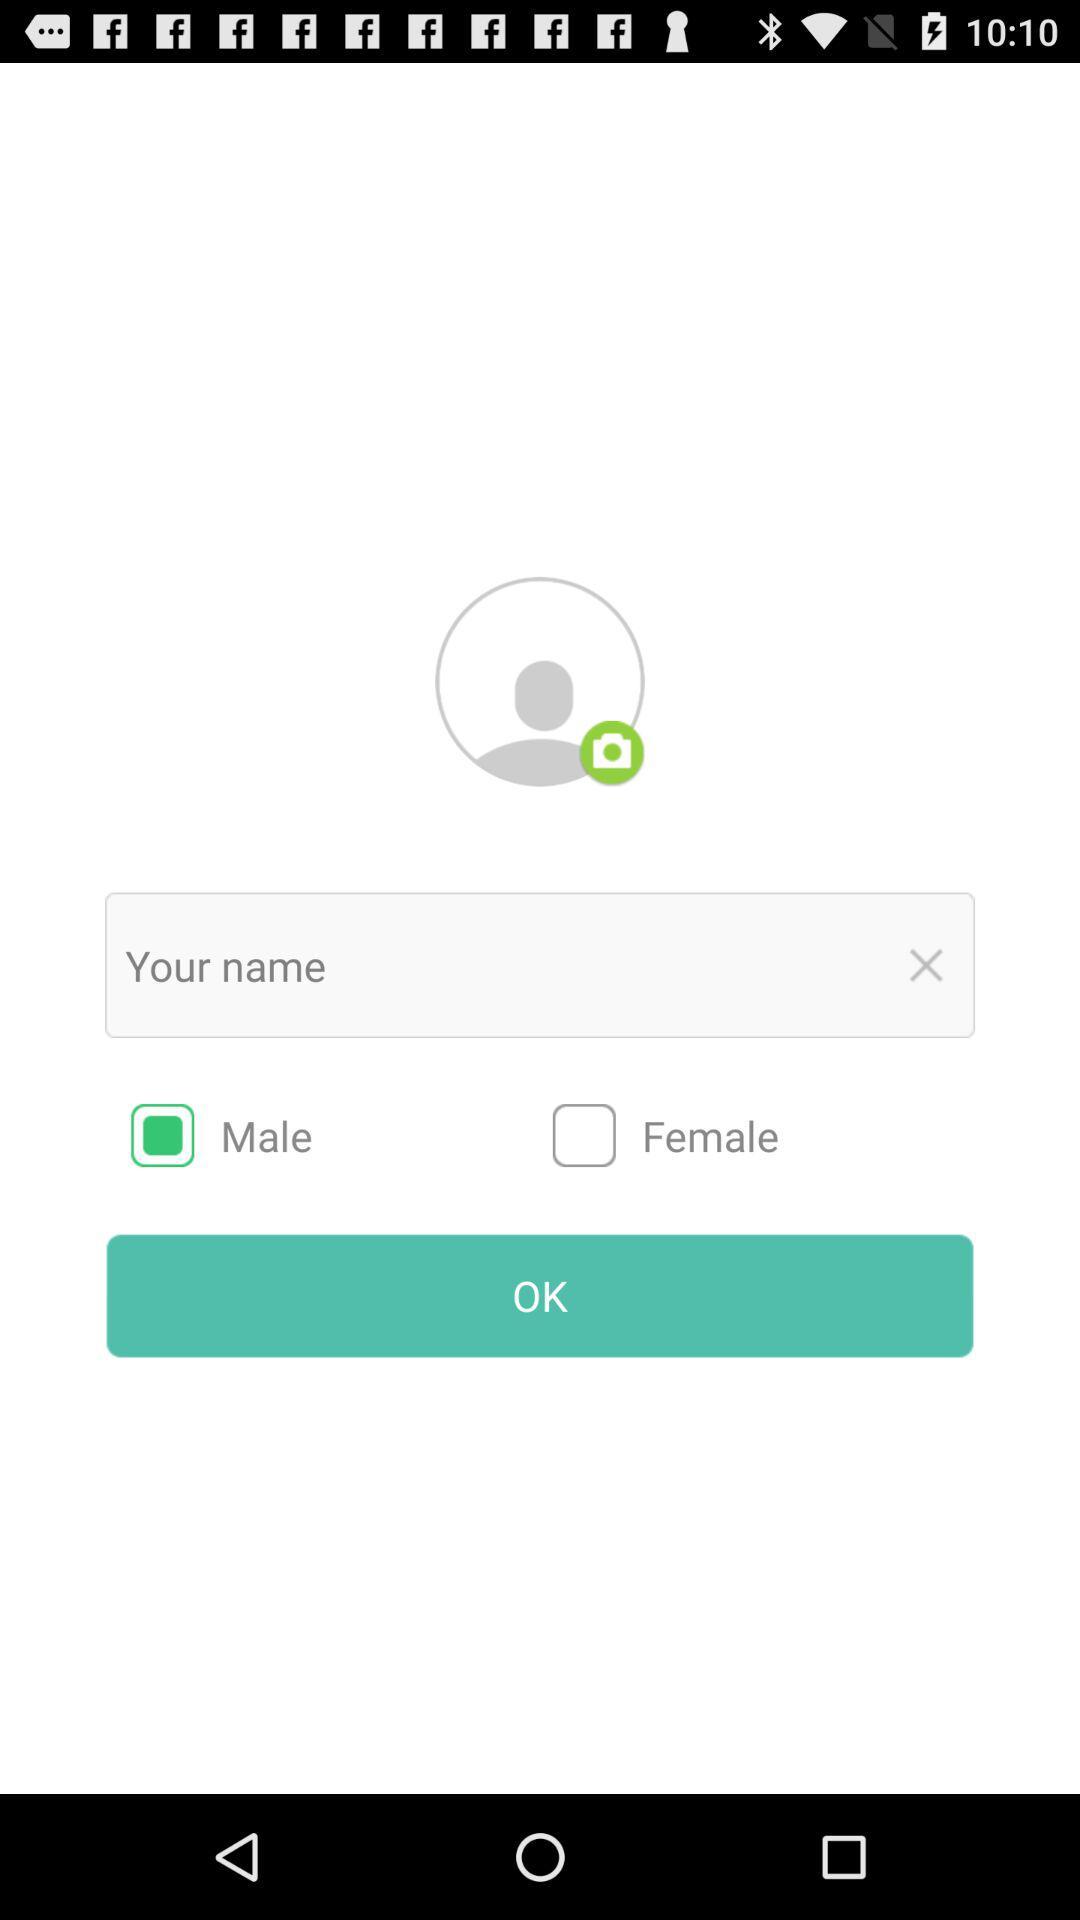 The image size is (1080, 1920). I want to click on radio button next to the female, so click(341, 1135).